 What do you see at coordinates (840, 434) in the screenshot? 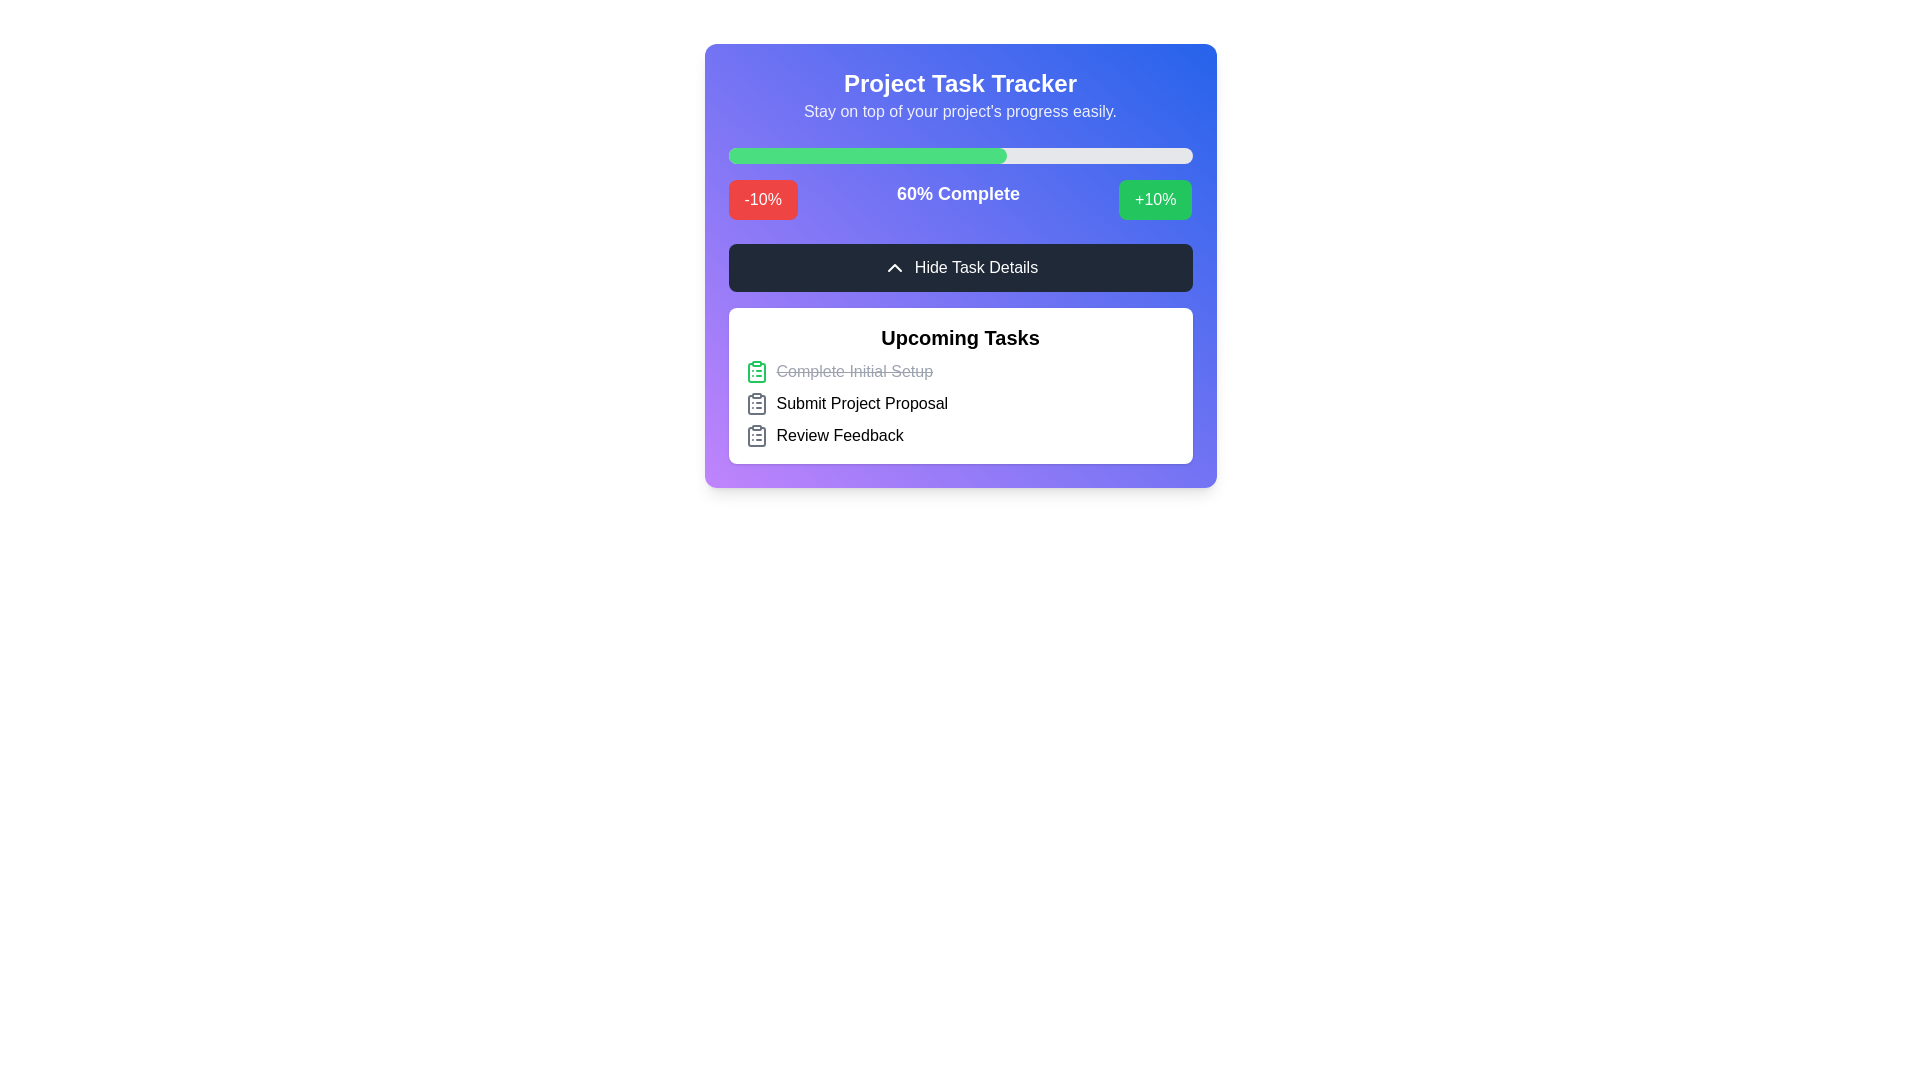
I see `the text element 'Review Feedback' in the 'Upcoming Tasks' section, which is the third list item after 'Submit Project Proposal'` at bounding box center [840, 434].